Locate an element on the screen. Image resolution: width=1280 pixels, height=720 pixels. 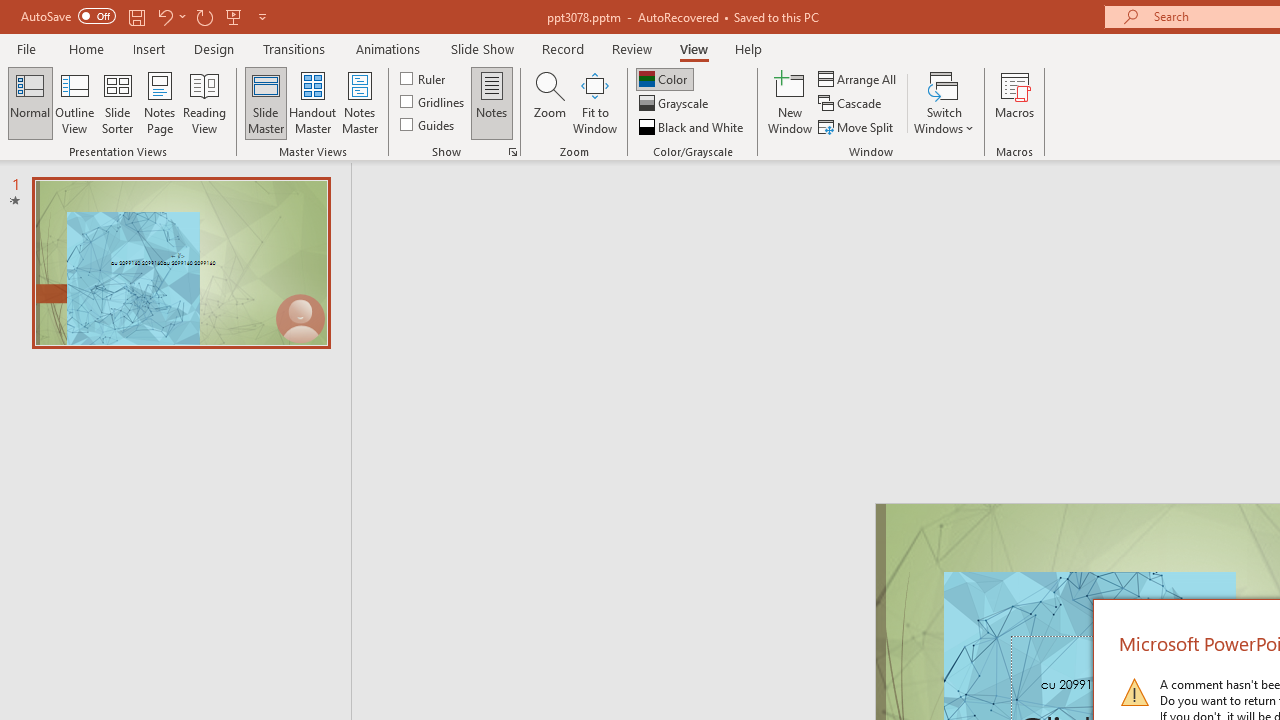
'Redo' is located at coordinates (204, 16).